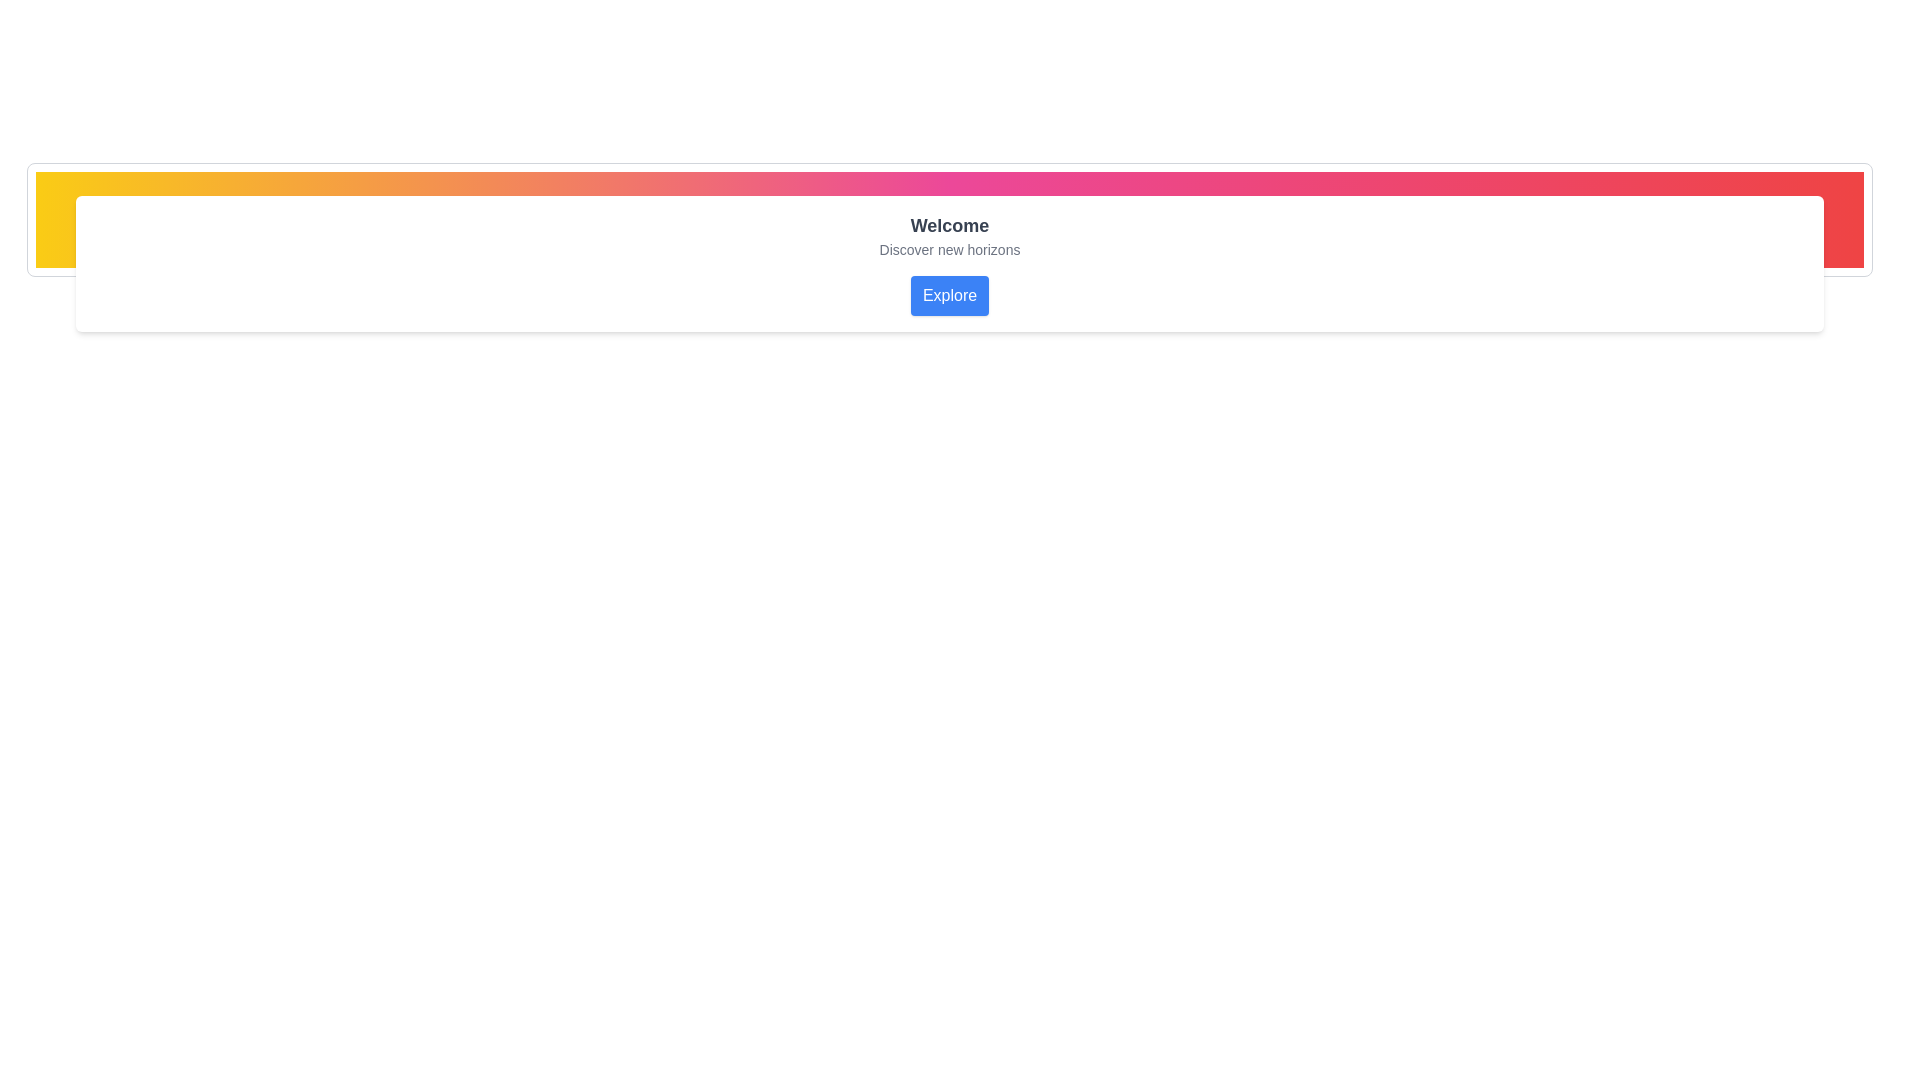 Image resolution: width=1920 pixels, height=1080 pixels. What do you see at coordinates (949, 225) in the screenshot?
I see `the static text heading that welcomes users to the page, positioned above the 'Discover new horizons' text and the 'Explore' button` at bounding box center [949, 225].